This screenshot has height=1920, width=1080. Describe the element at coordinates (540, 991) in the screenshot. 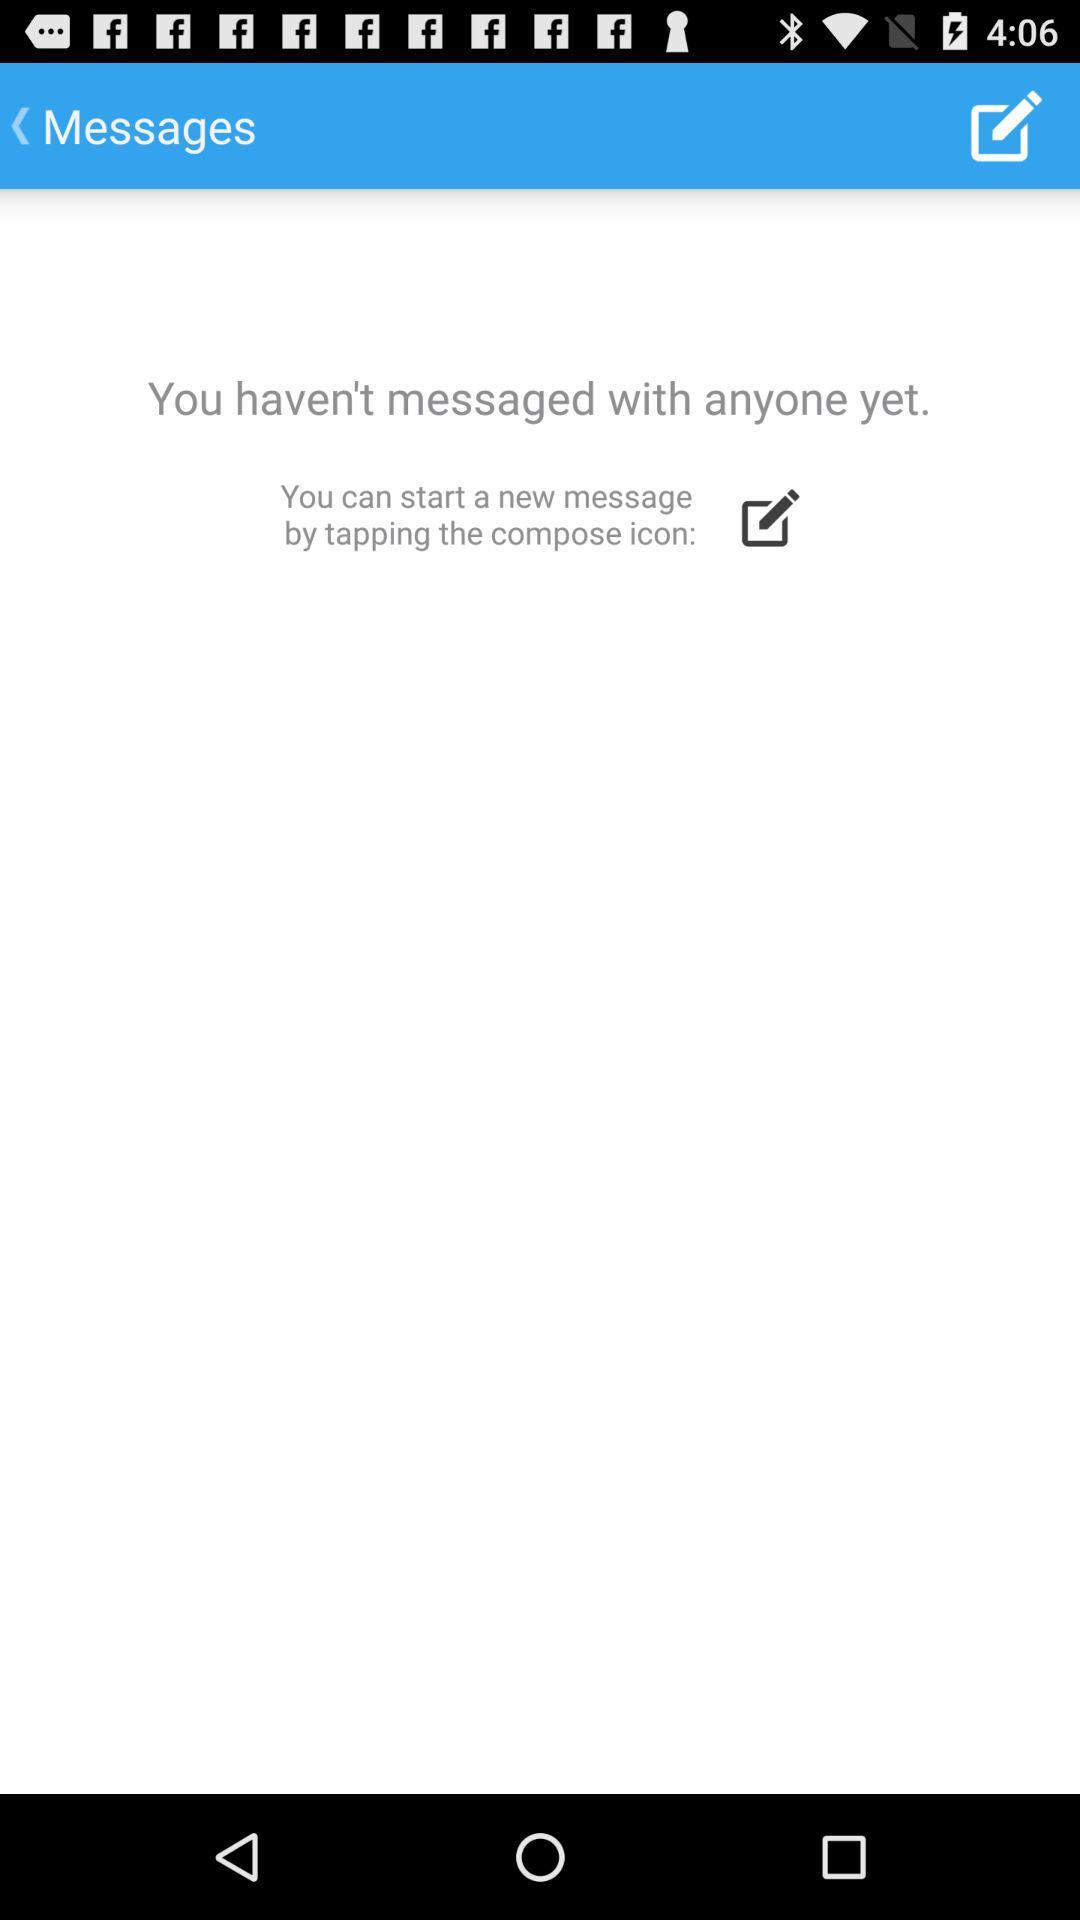

I see `blank message screen` at that location.